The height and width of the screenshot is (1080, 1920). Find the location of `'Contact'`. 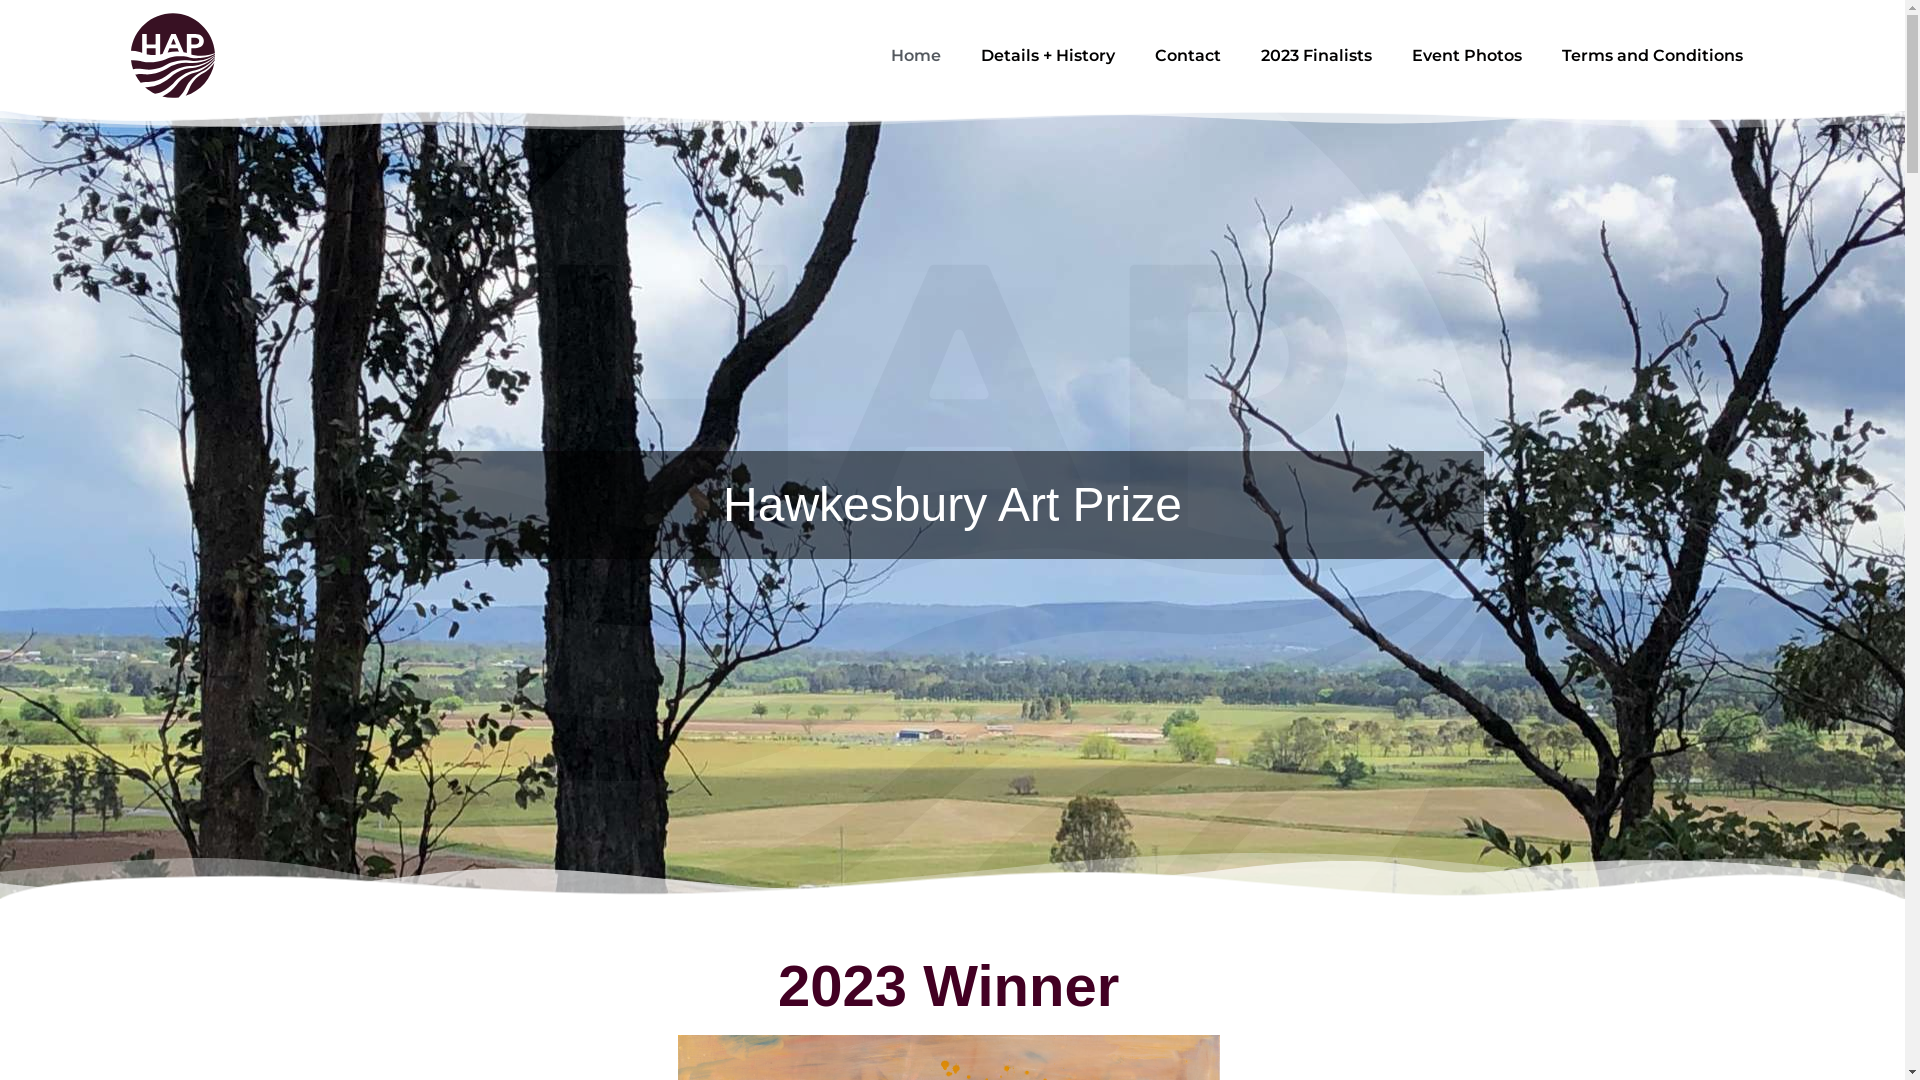

'Contact' is located at coordinates (1188, 53).